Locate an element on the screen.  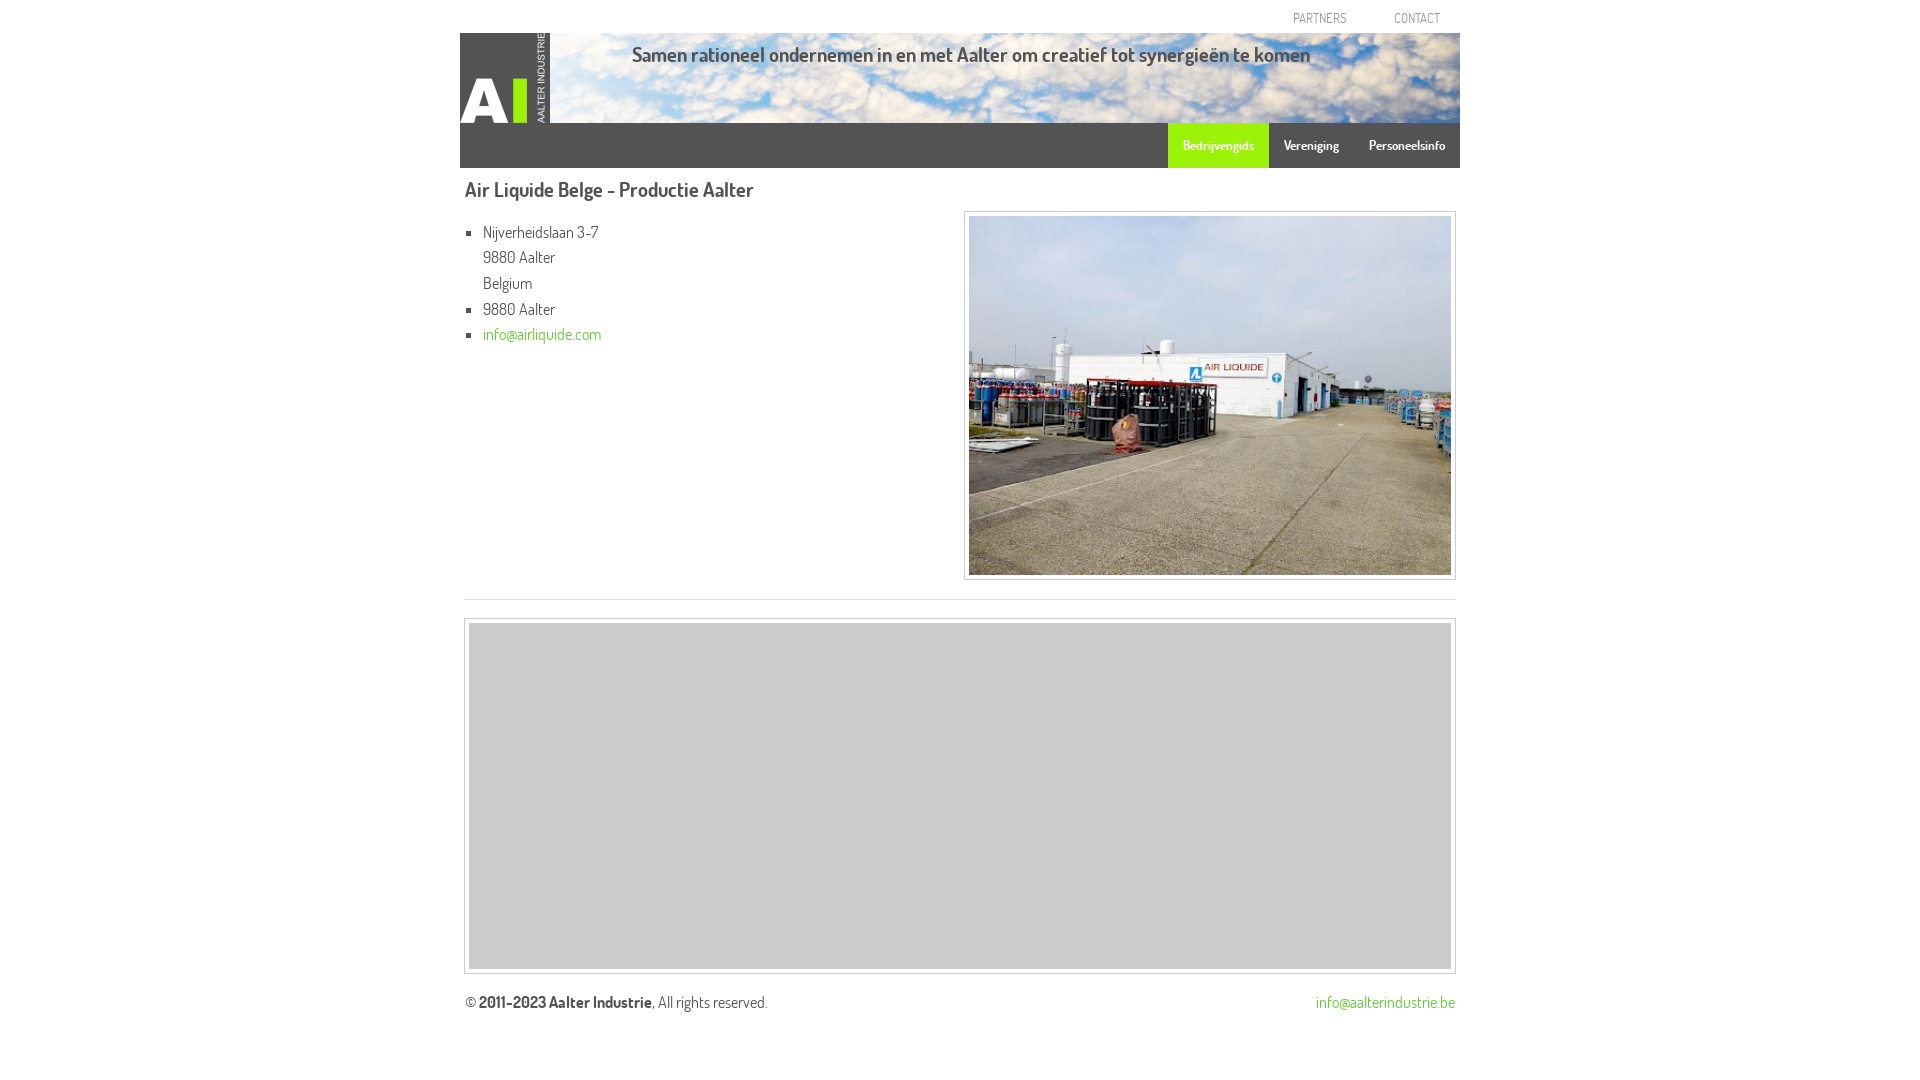
'Vereniging' is located at coordinates (1311, 144).